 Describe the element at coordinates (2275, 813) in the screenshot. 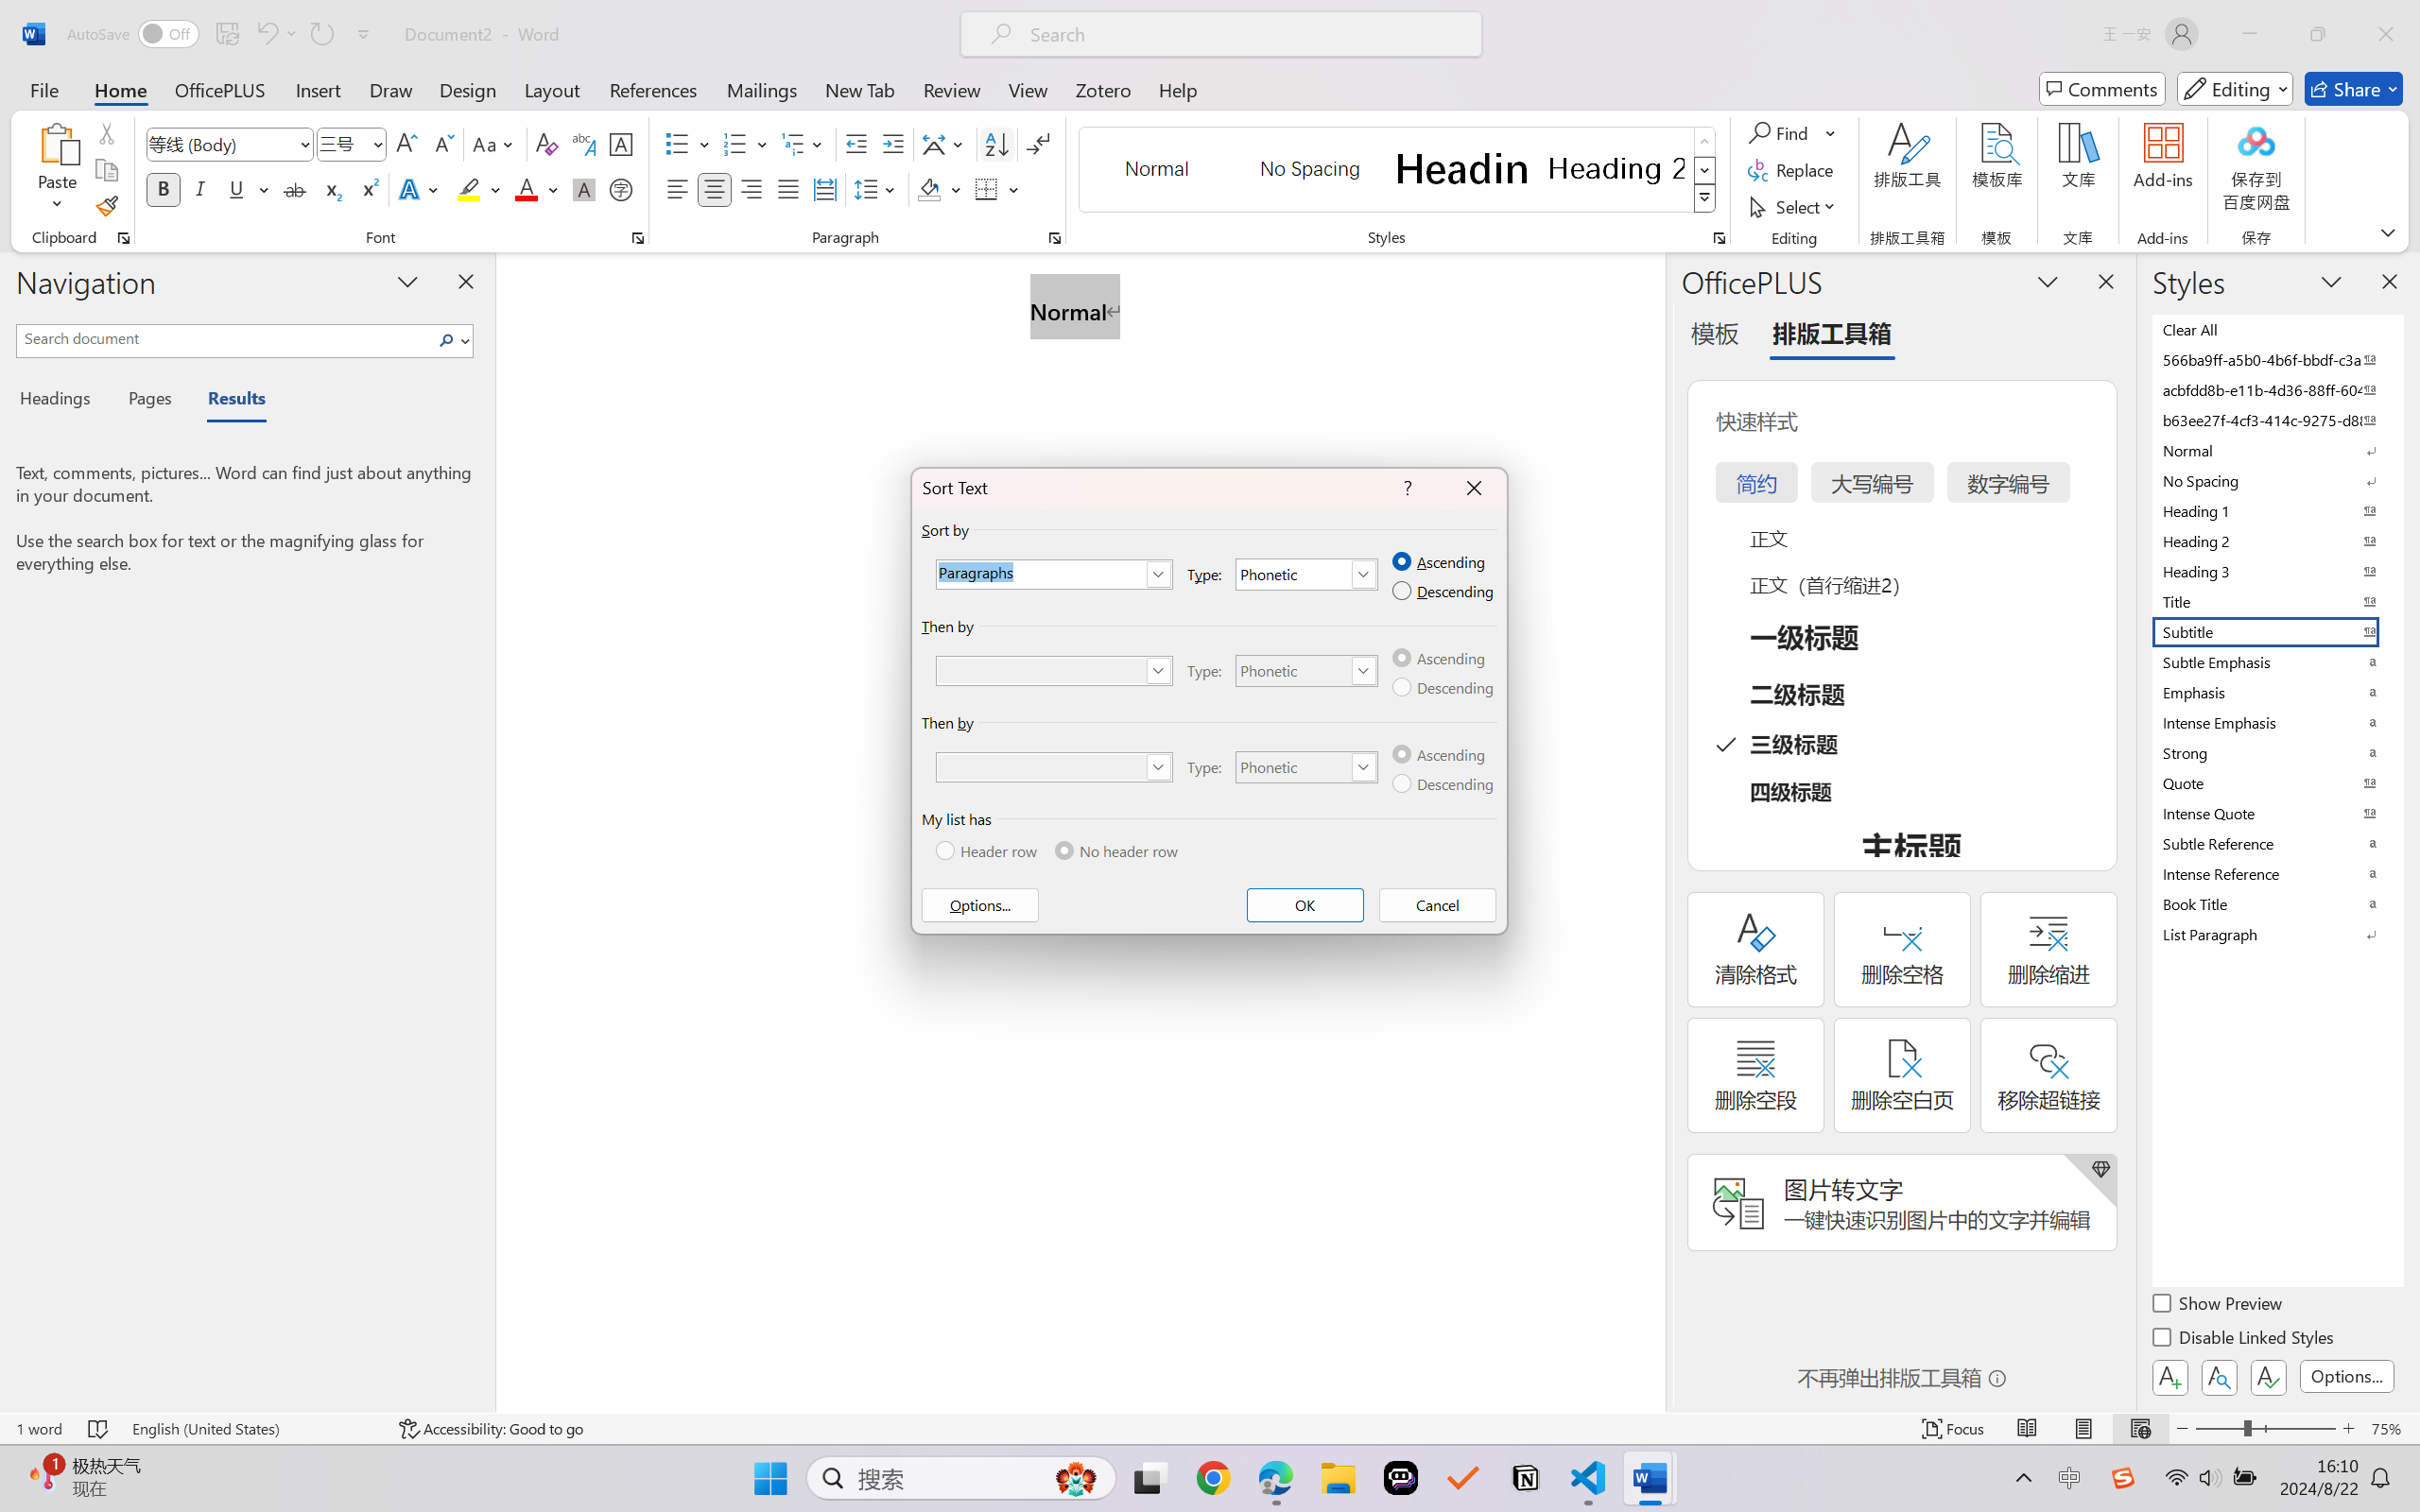

I see `'Intense Quote'` at that location.